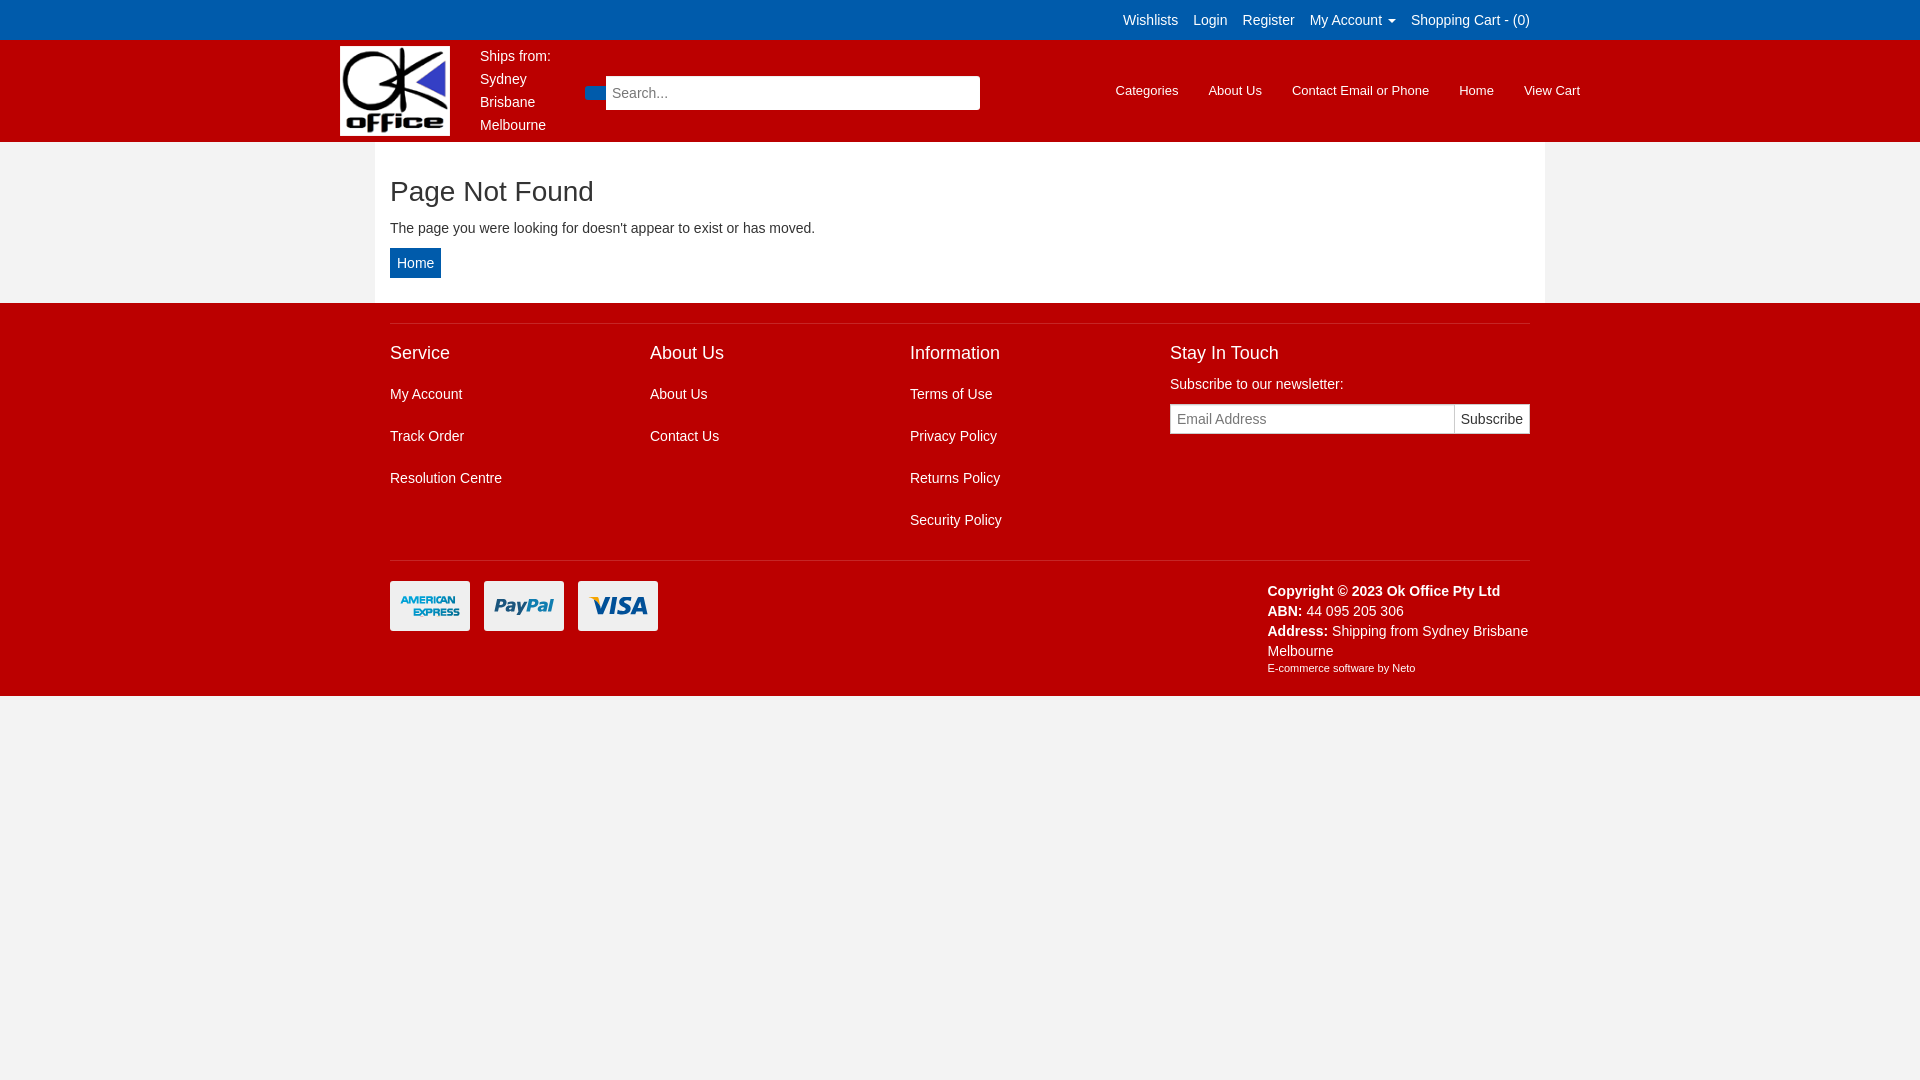  What do you see at coordinates (1208, 19) in the screenshot?
I see `'Login'` at bounding box center [1208, 19].